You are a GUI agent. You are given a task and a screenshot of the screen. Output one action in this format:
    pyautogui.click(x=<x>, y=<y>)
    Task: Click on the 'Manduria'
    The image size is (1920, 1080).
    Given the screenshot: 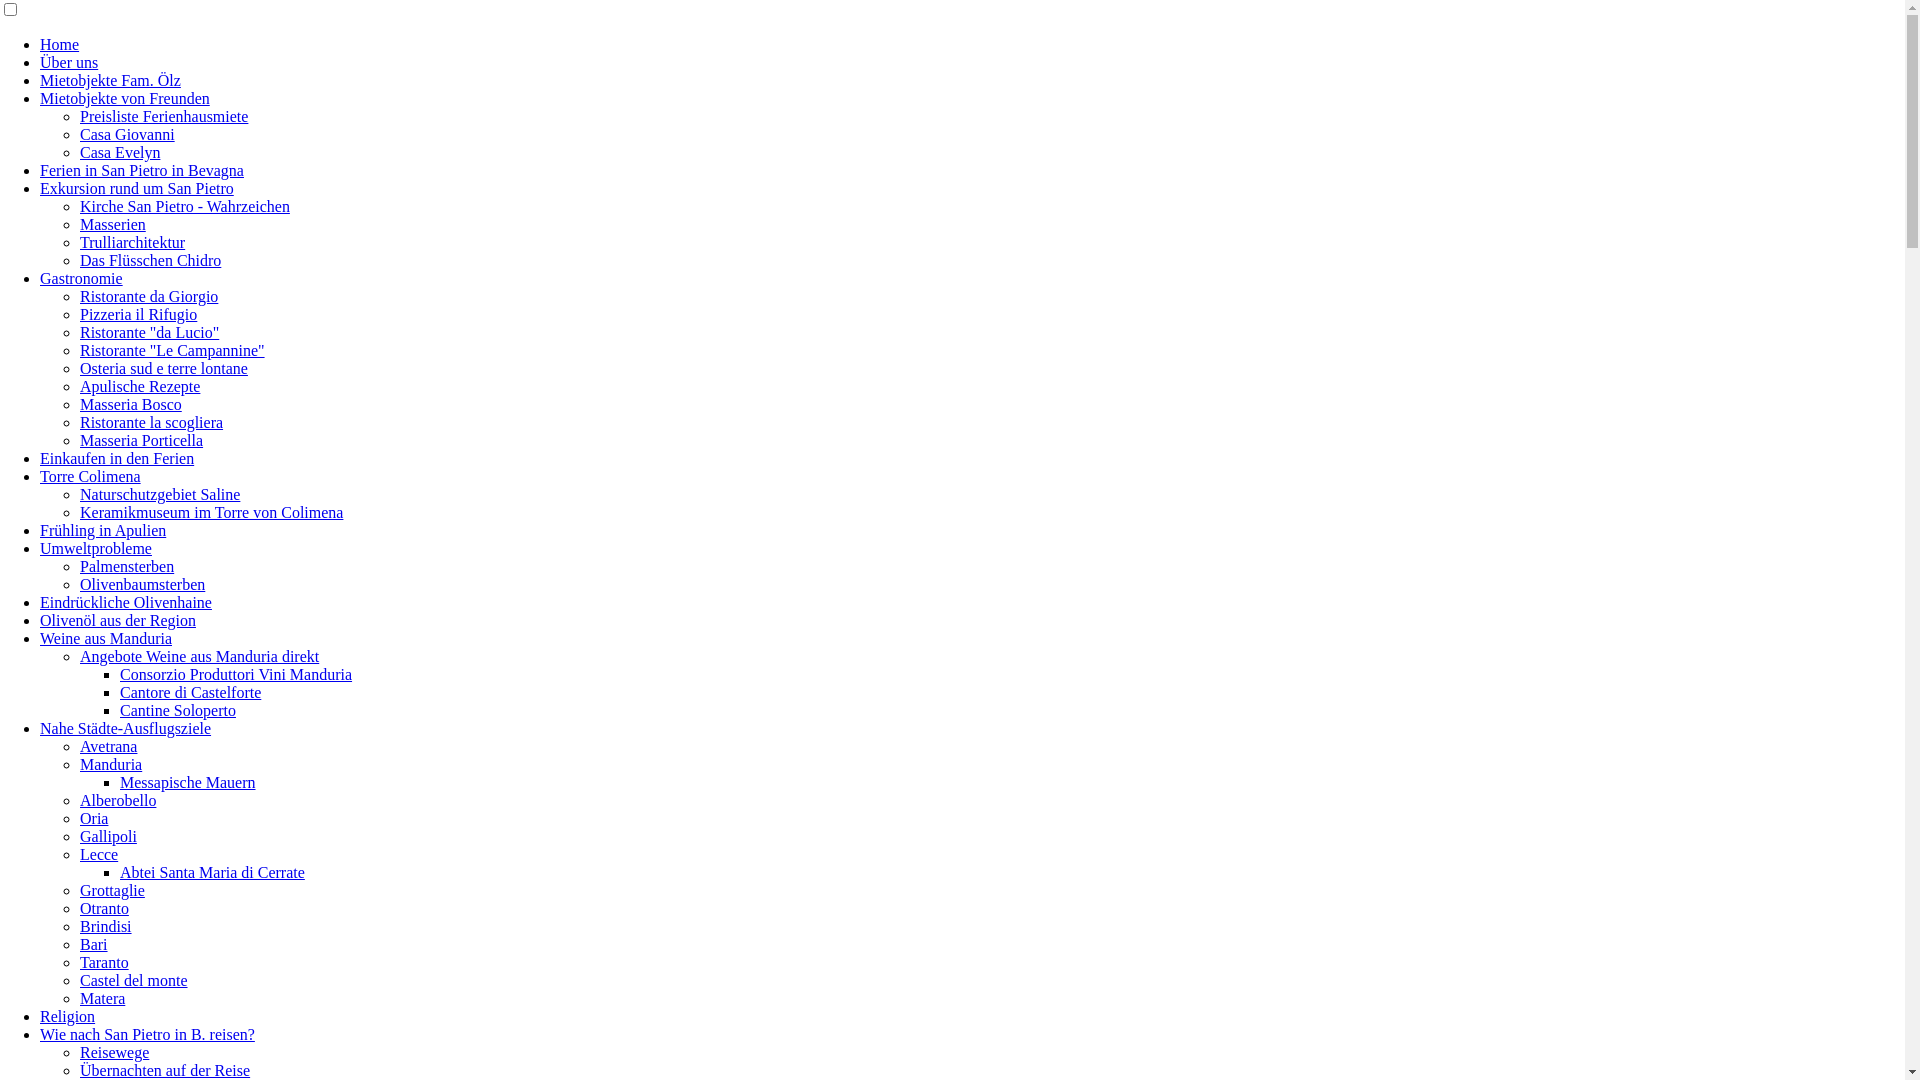 What is the action you would take?
    pyautogui.click(x=109, y=764)
    